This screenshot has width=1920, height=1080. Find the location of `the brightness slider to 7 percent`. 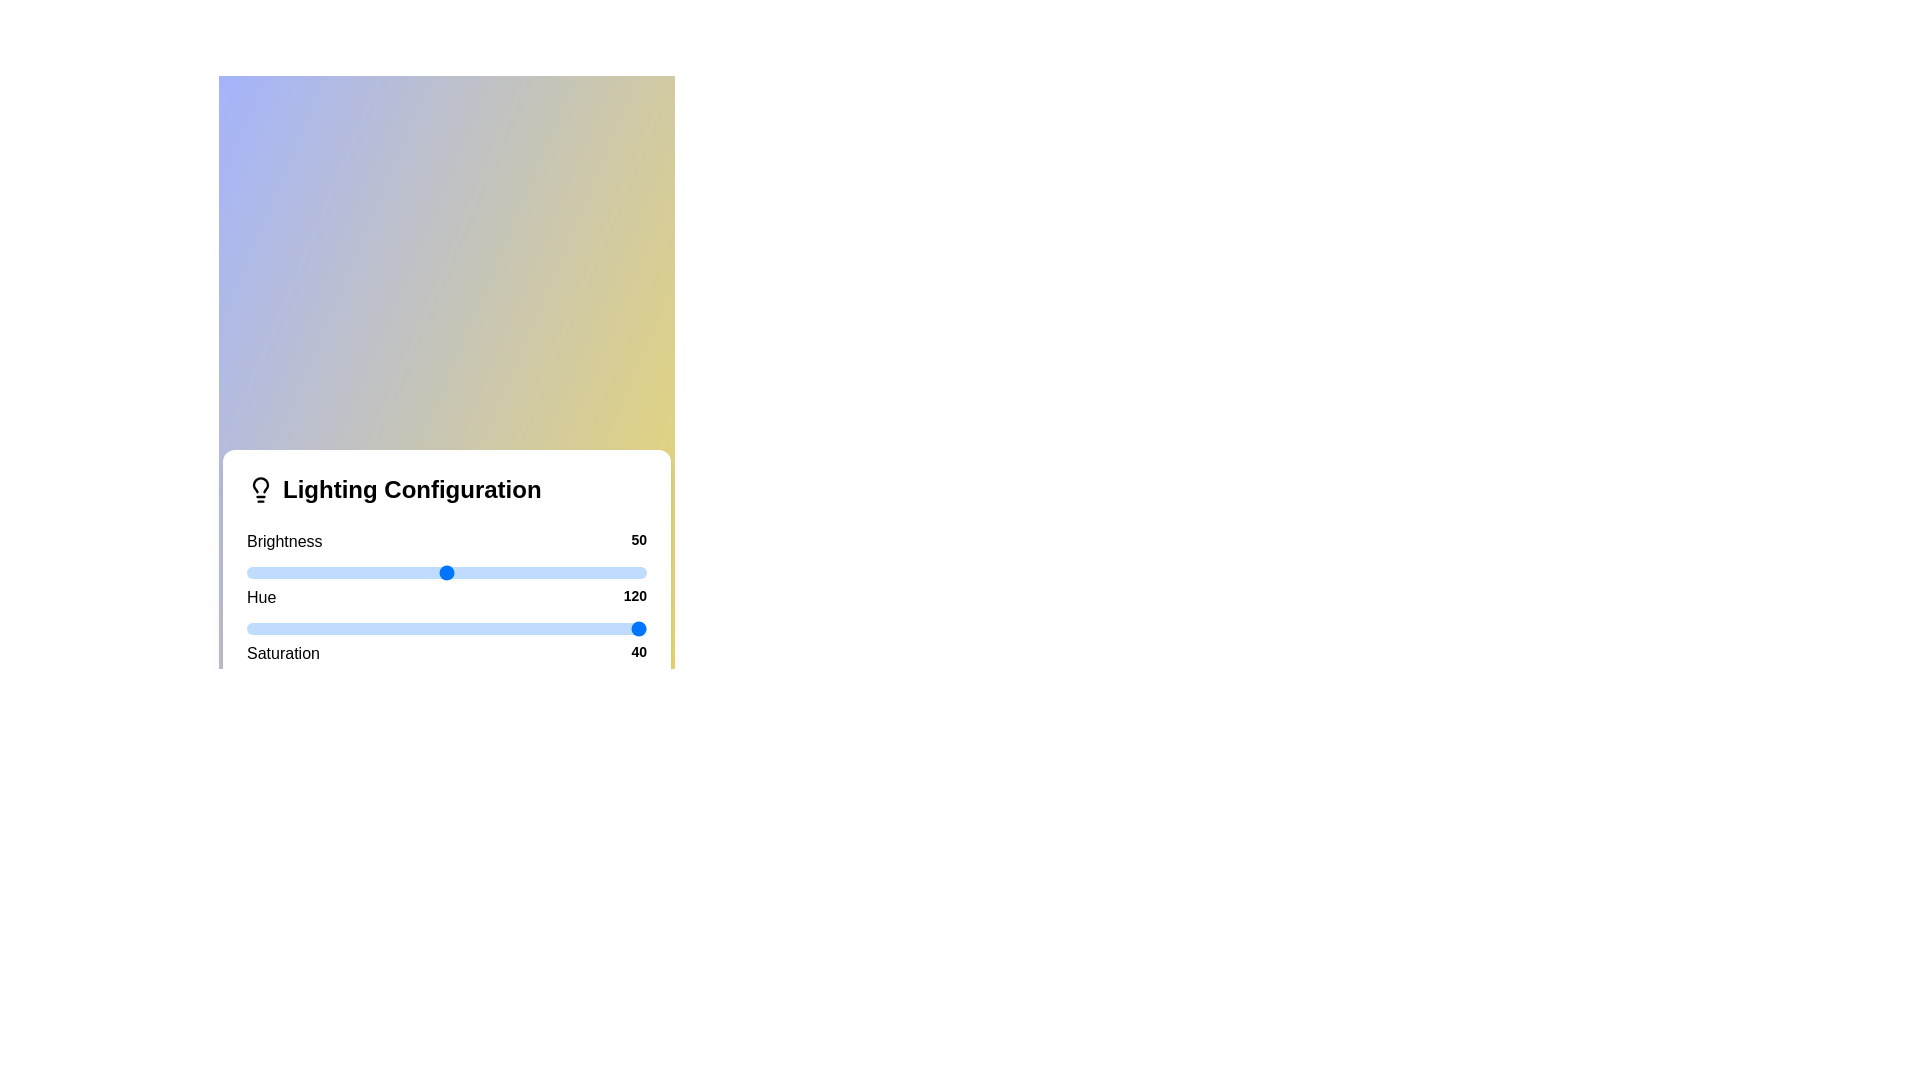

the brightness slider to 7 percent is located at coordinates (273, 573).